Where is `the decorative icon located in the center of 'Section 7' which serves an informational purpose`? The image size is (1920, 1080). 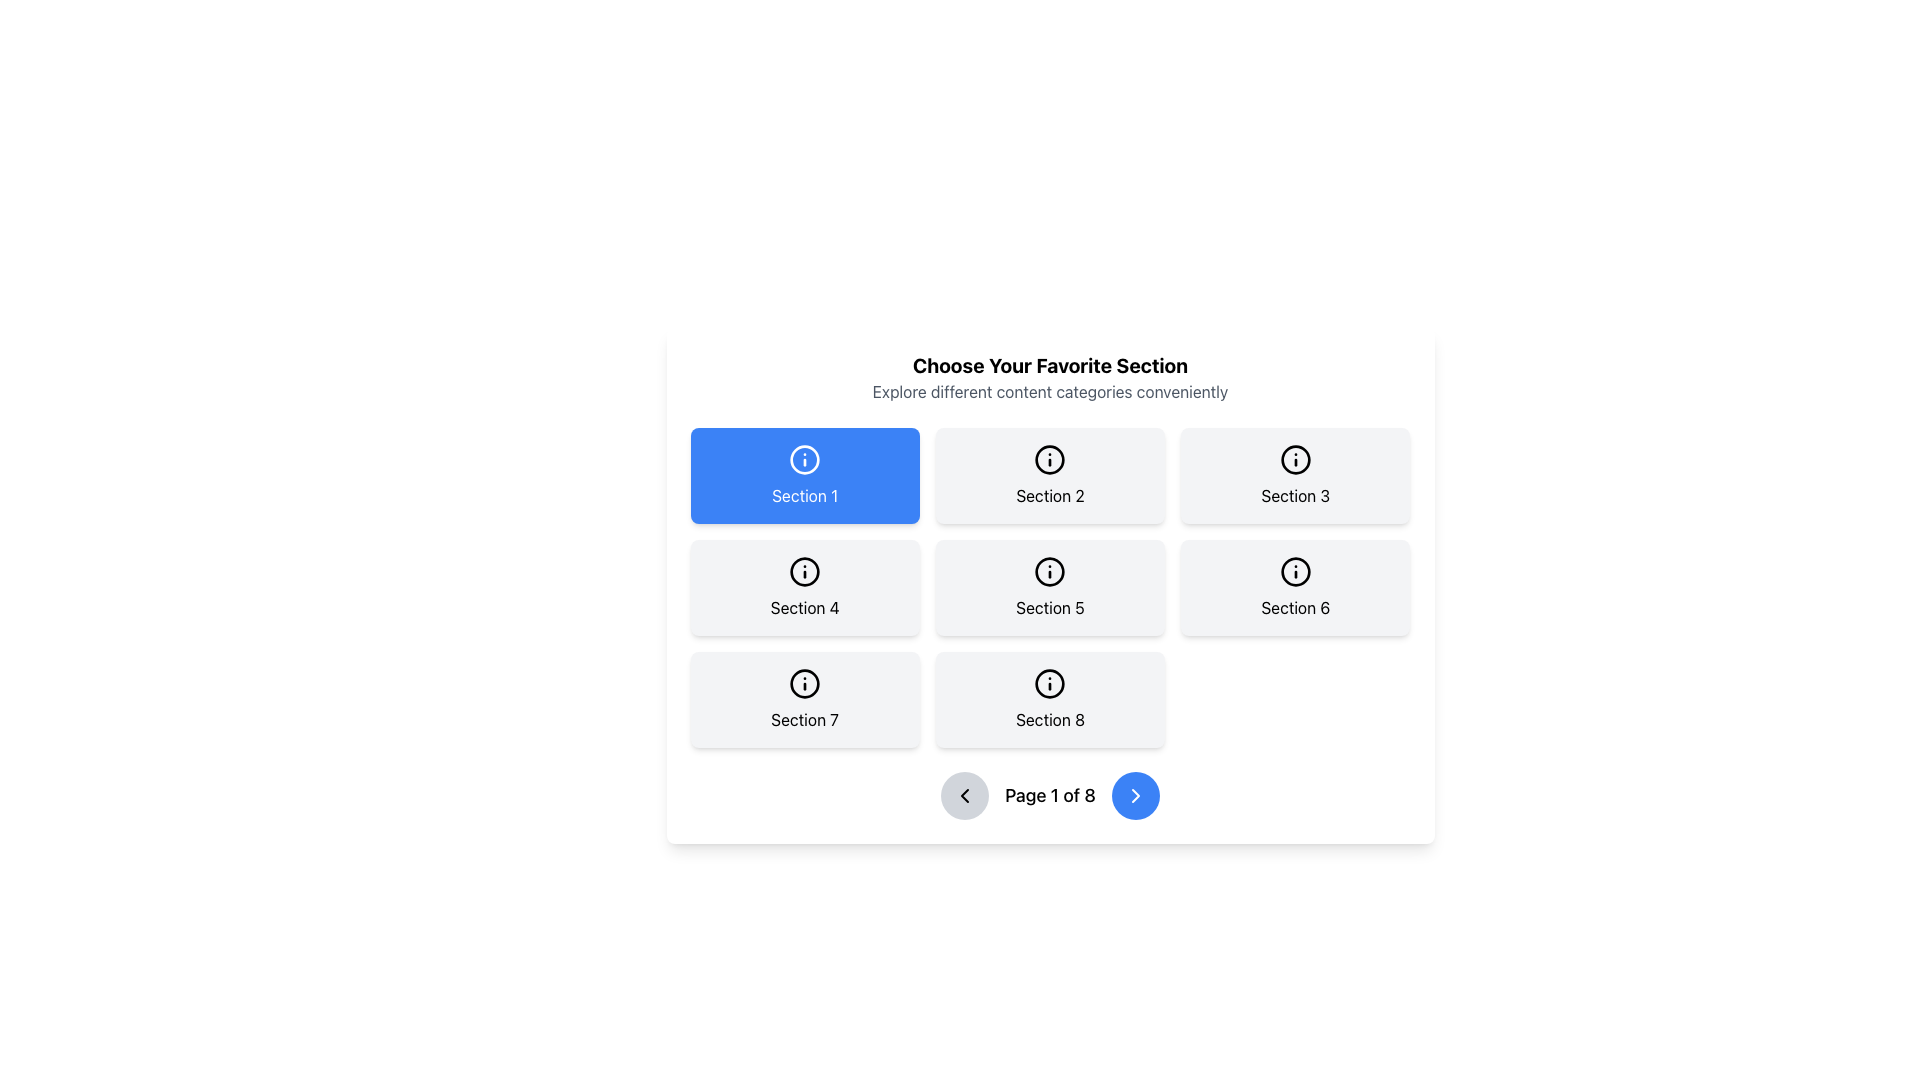
the decorative icon located in the center of 'Section 7' which serves an informational purpose is located at coordinates (805, 682).